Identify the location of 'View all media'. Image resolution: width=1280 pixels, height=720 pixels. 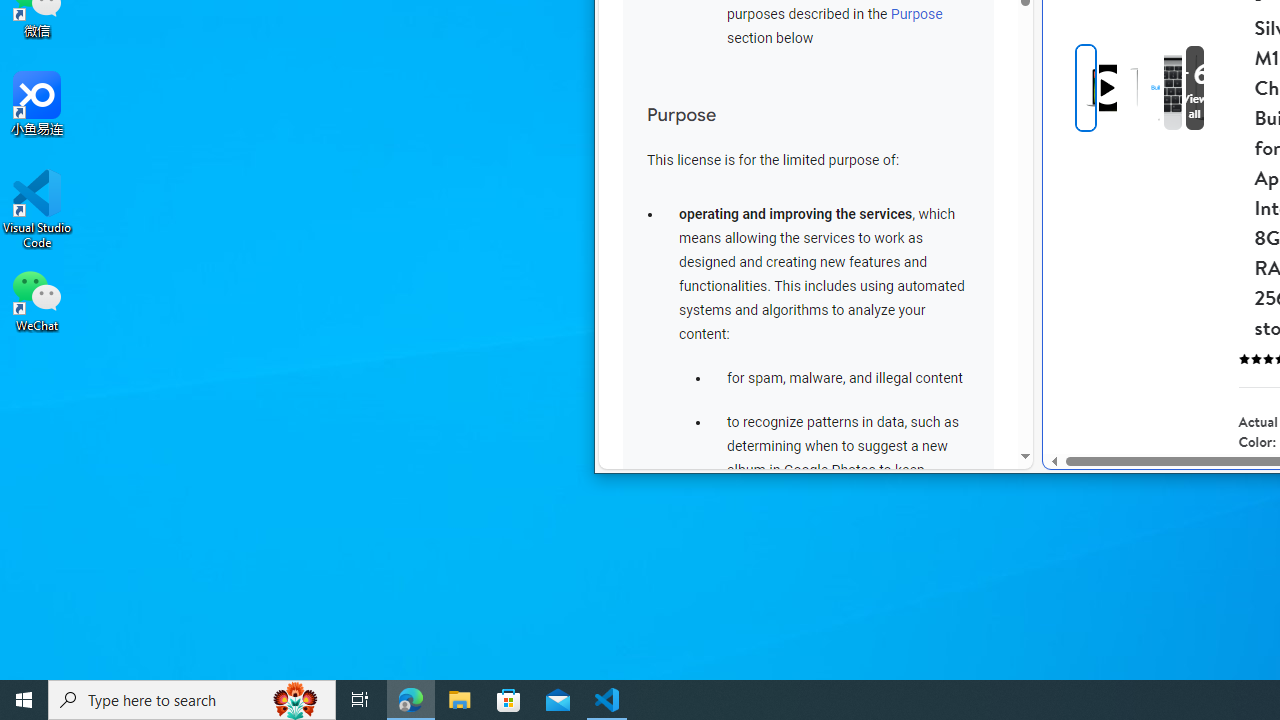
(1194, 87).